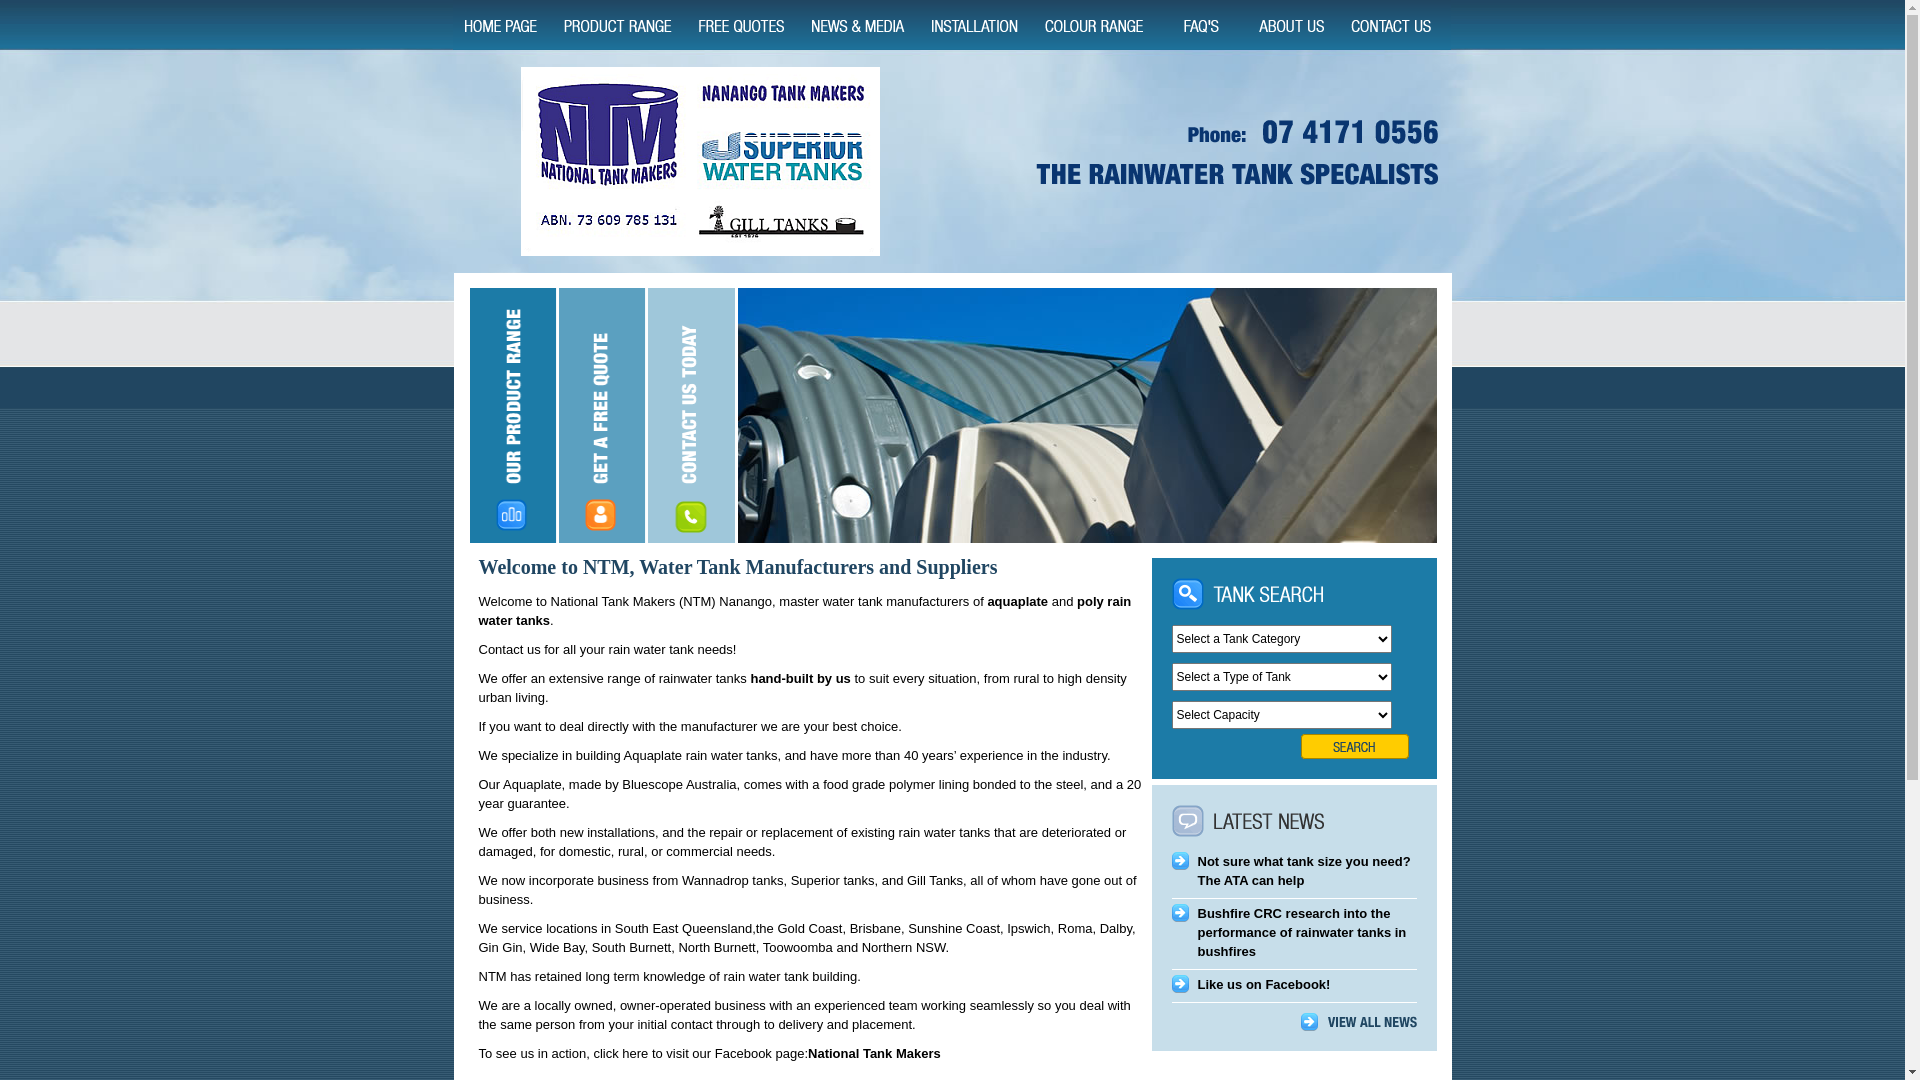 The width and height of the screenshot is (1920, 1080). What do you see at coordinates (1089, 600) in the screenshot?
I see `'poly'` at bounding box center [1089, 600].